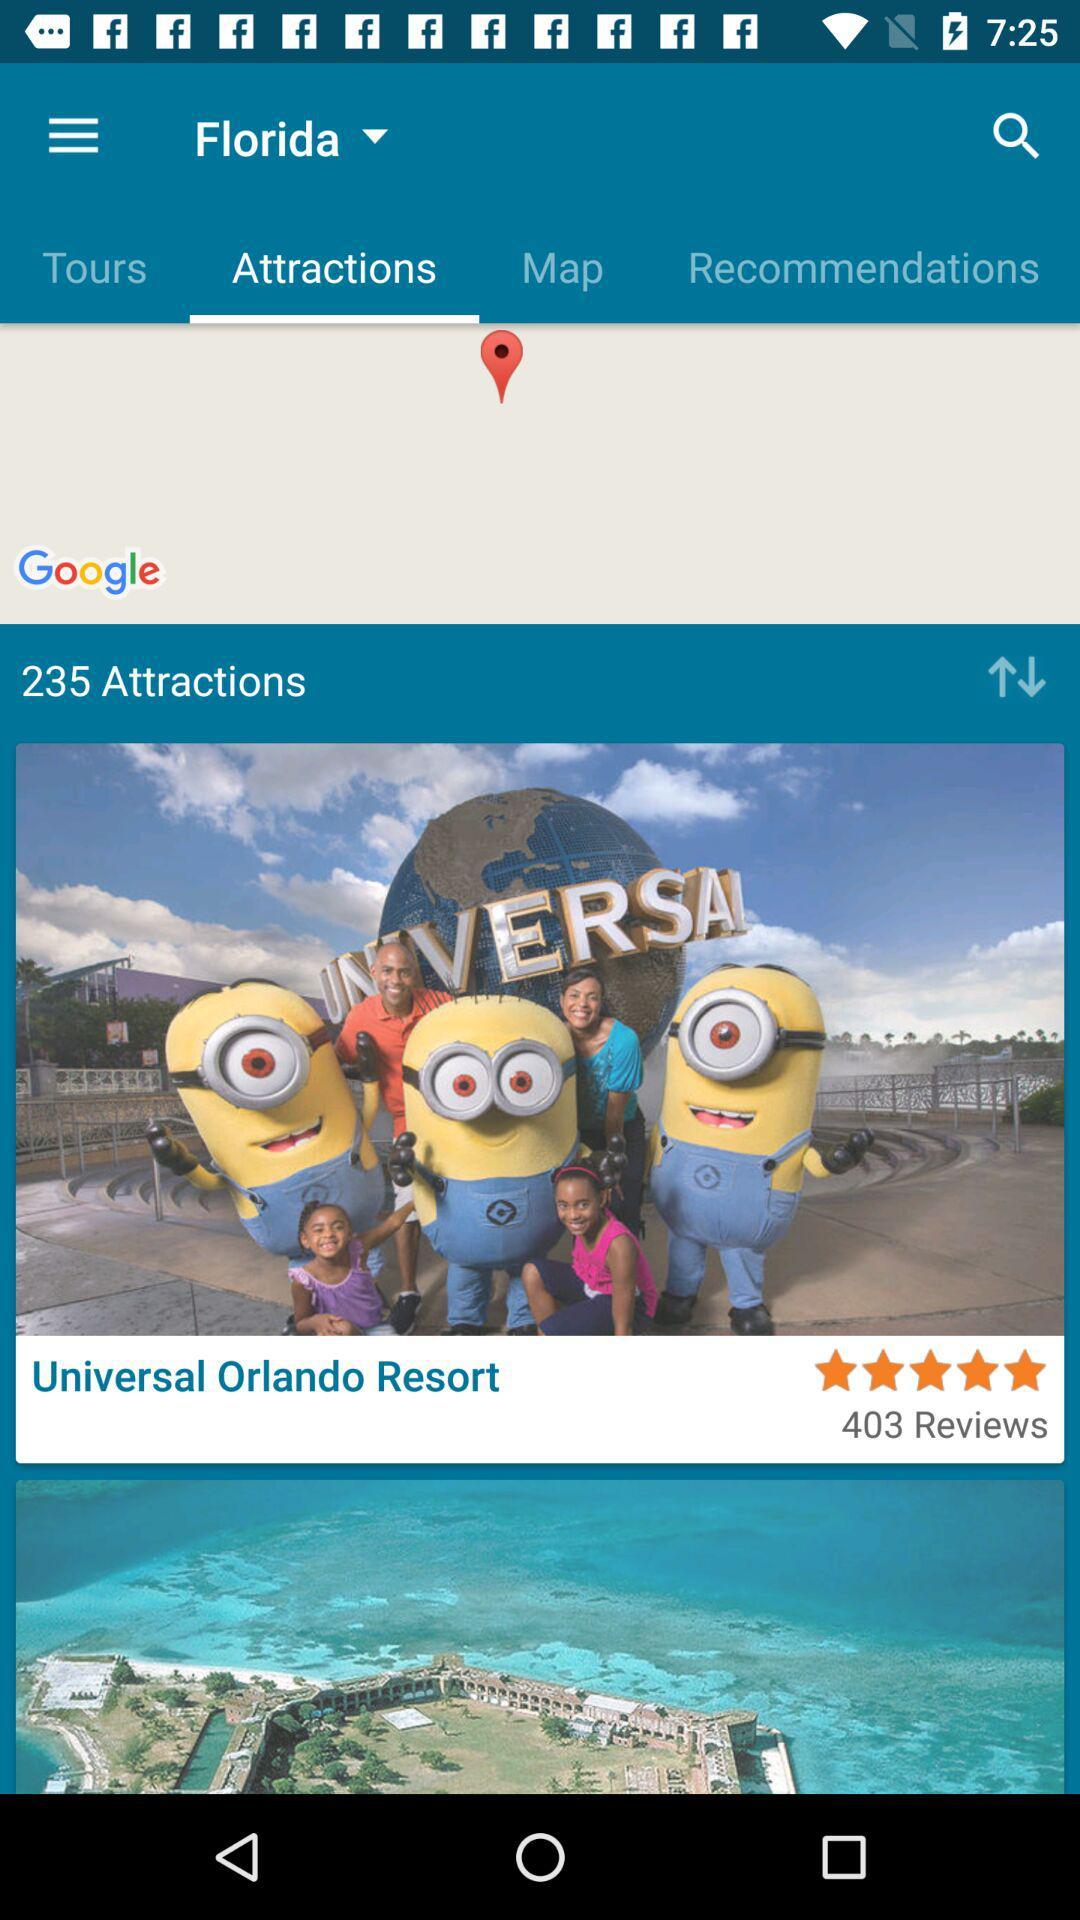  I want to click on the icon next to the florida item, so click(72, 135).